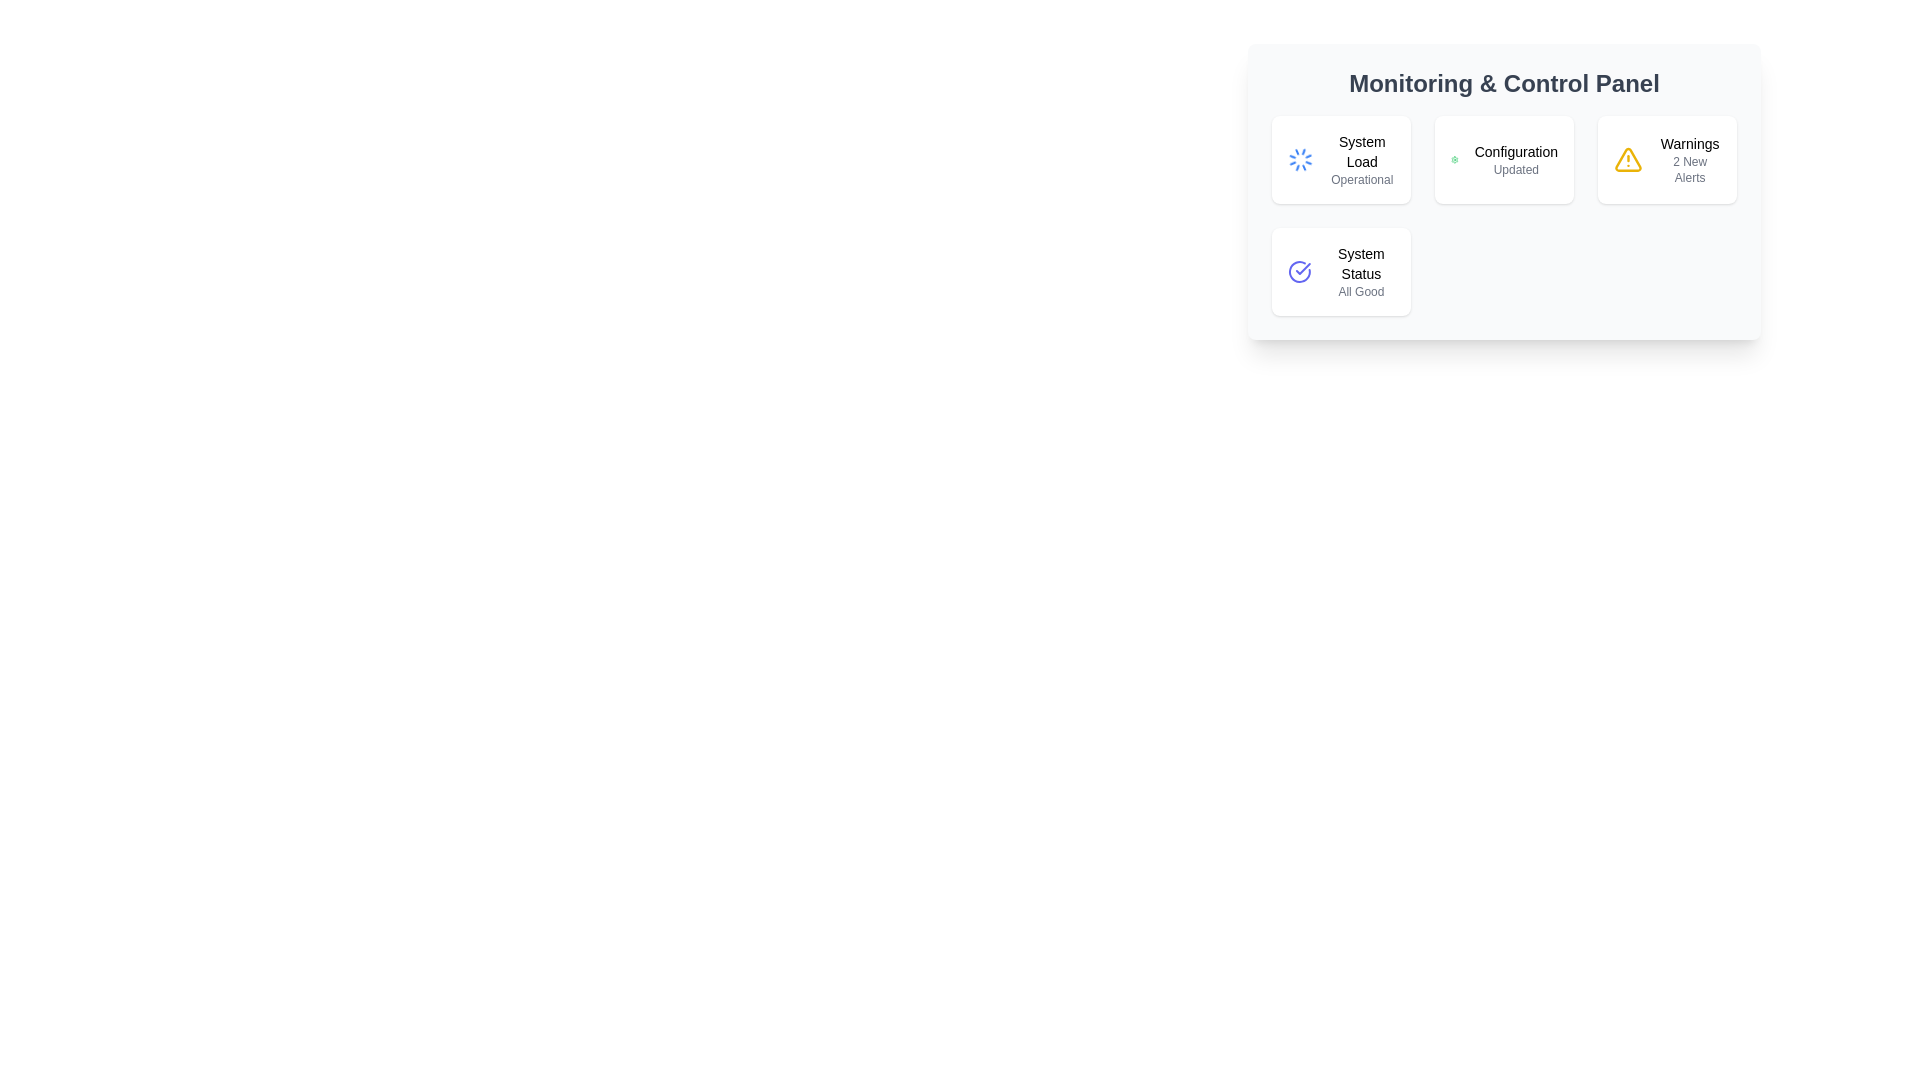 The width and height of the screenshot is (1920, 1080). I want to click on the Notification indicator displaying 'Warnings' and '2 New Alerts' to possibly see a tooltip or further information, so click(1689, 158).